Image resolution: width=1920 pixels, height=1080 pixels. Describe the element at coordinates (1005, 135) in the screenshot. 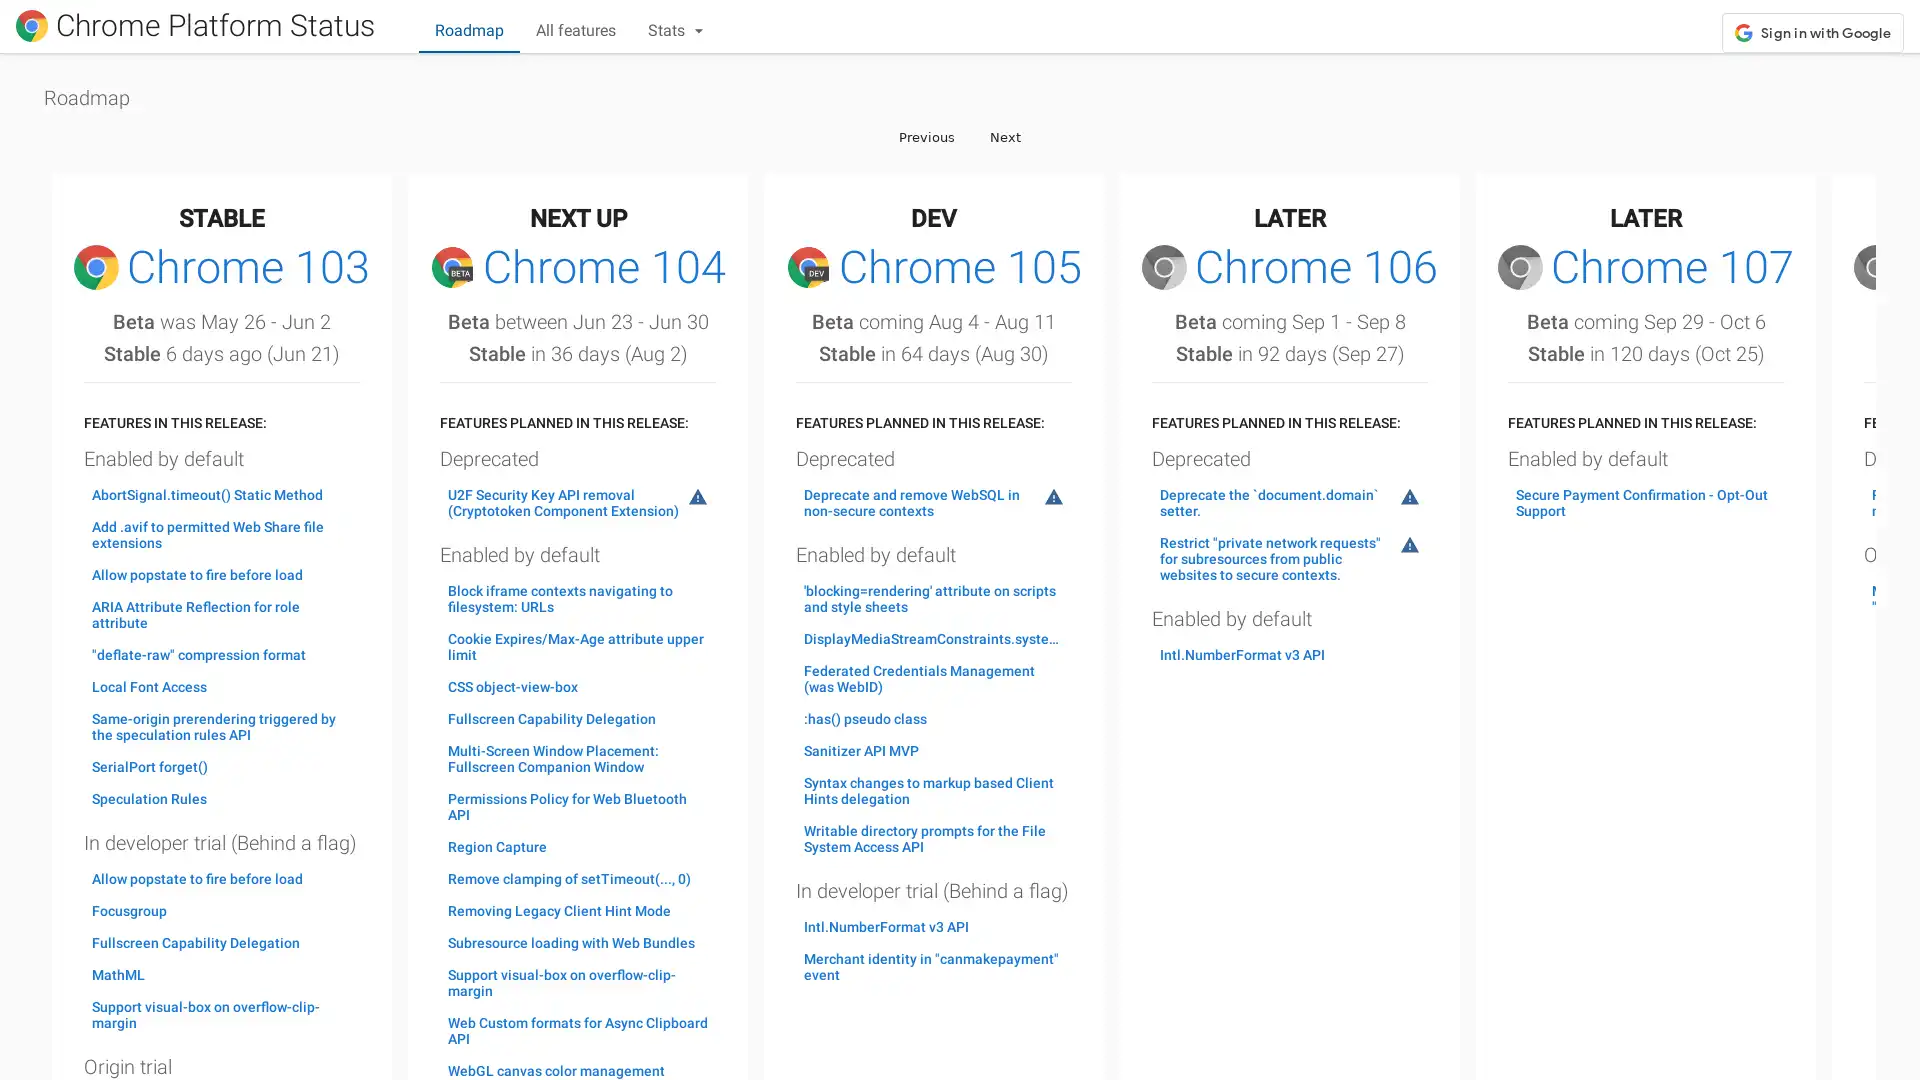

I see `Button to move to later release` at that location.